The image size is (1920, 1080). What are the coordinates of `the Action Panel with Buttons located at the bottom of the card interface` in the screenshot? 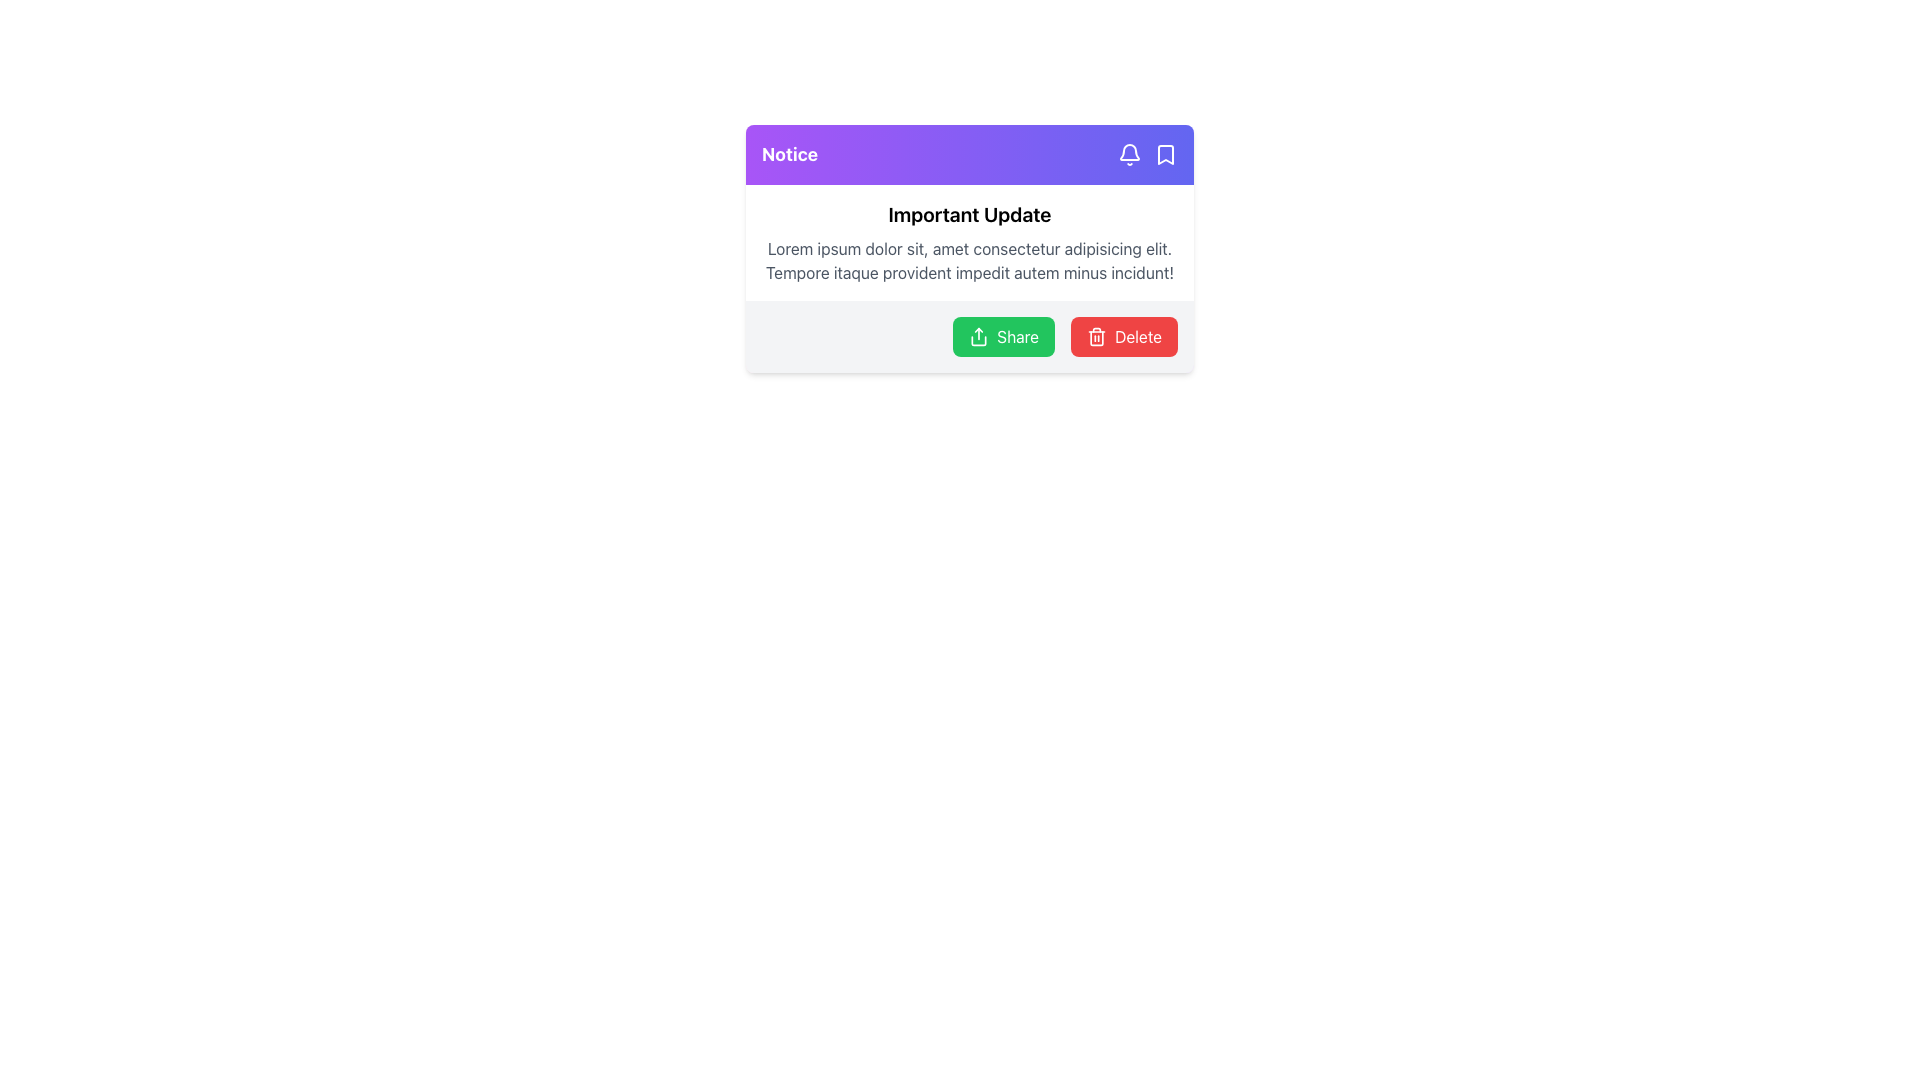 It's located at (969, 335).